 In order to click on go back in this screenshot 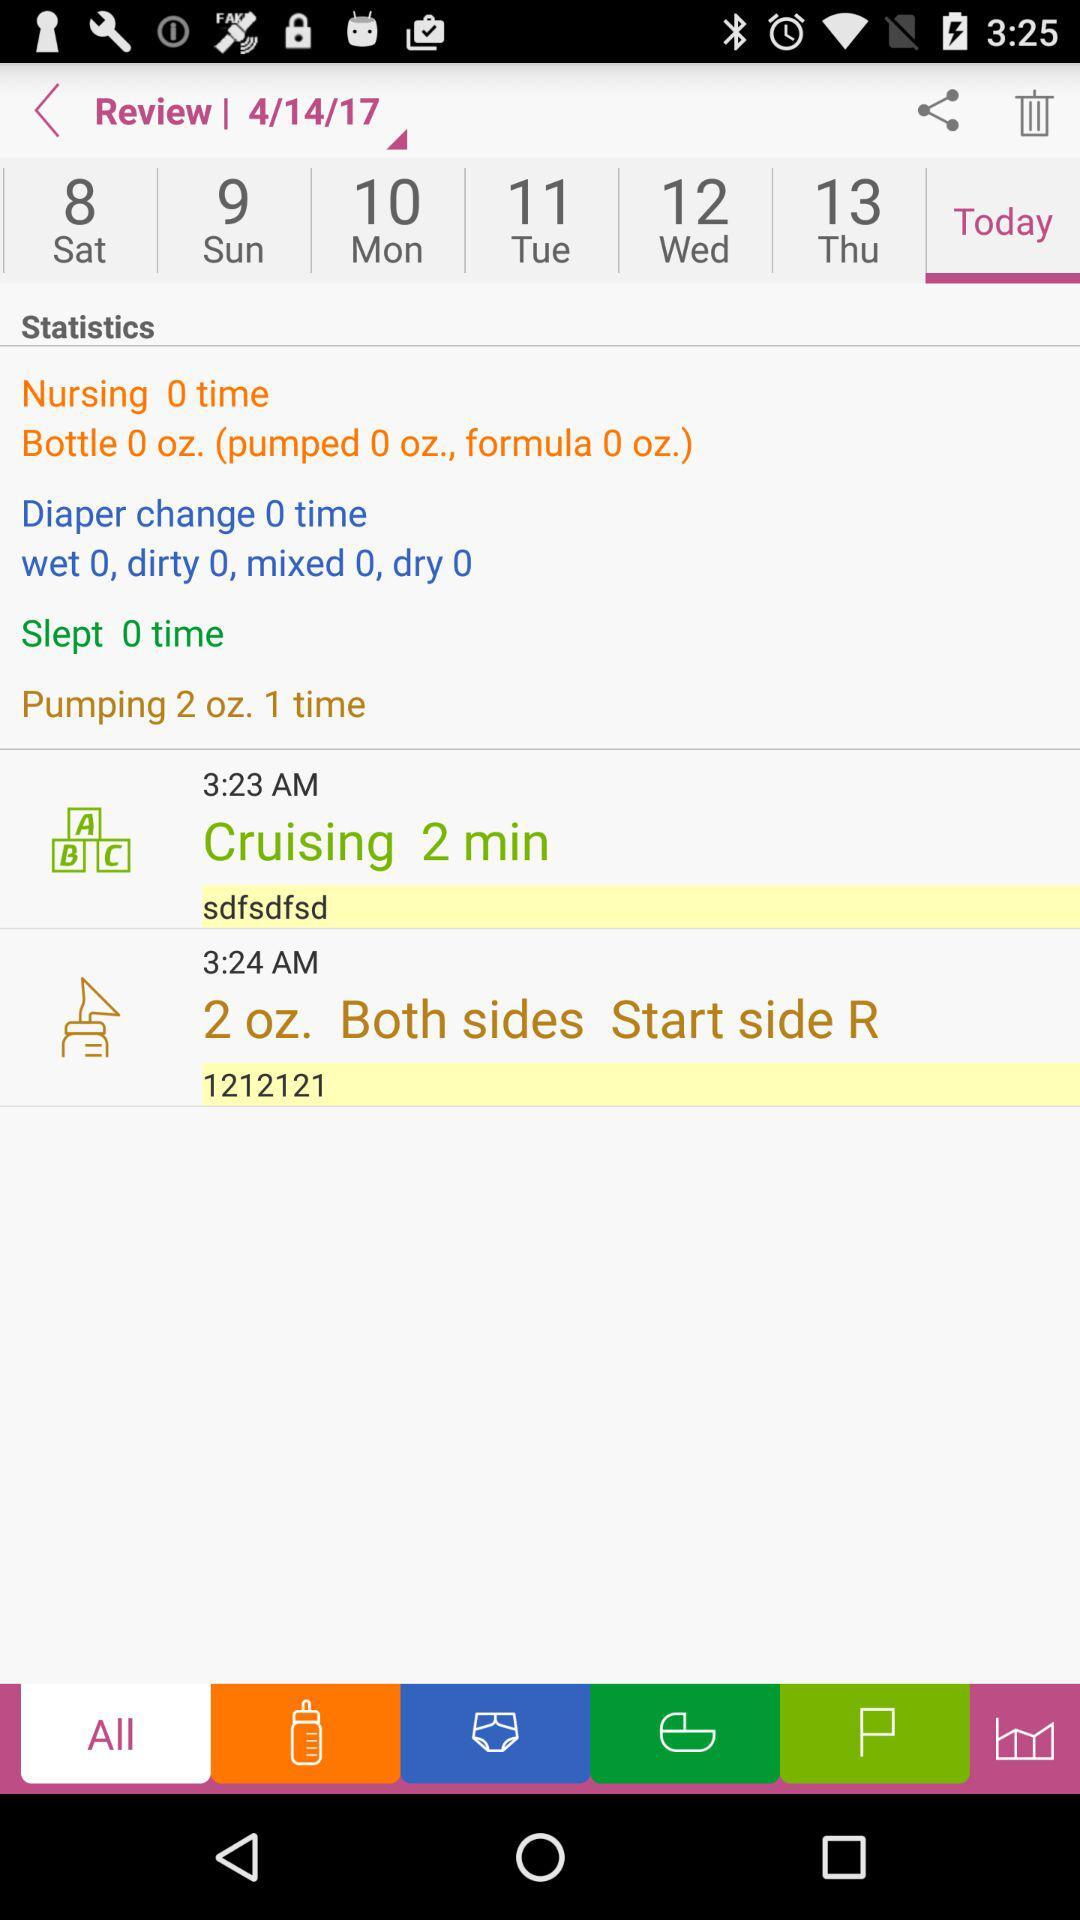, I will do `click(46, 109)`.